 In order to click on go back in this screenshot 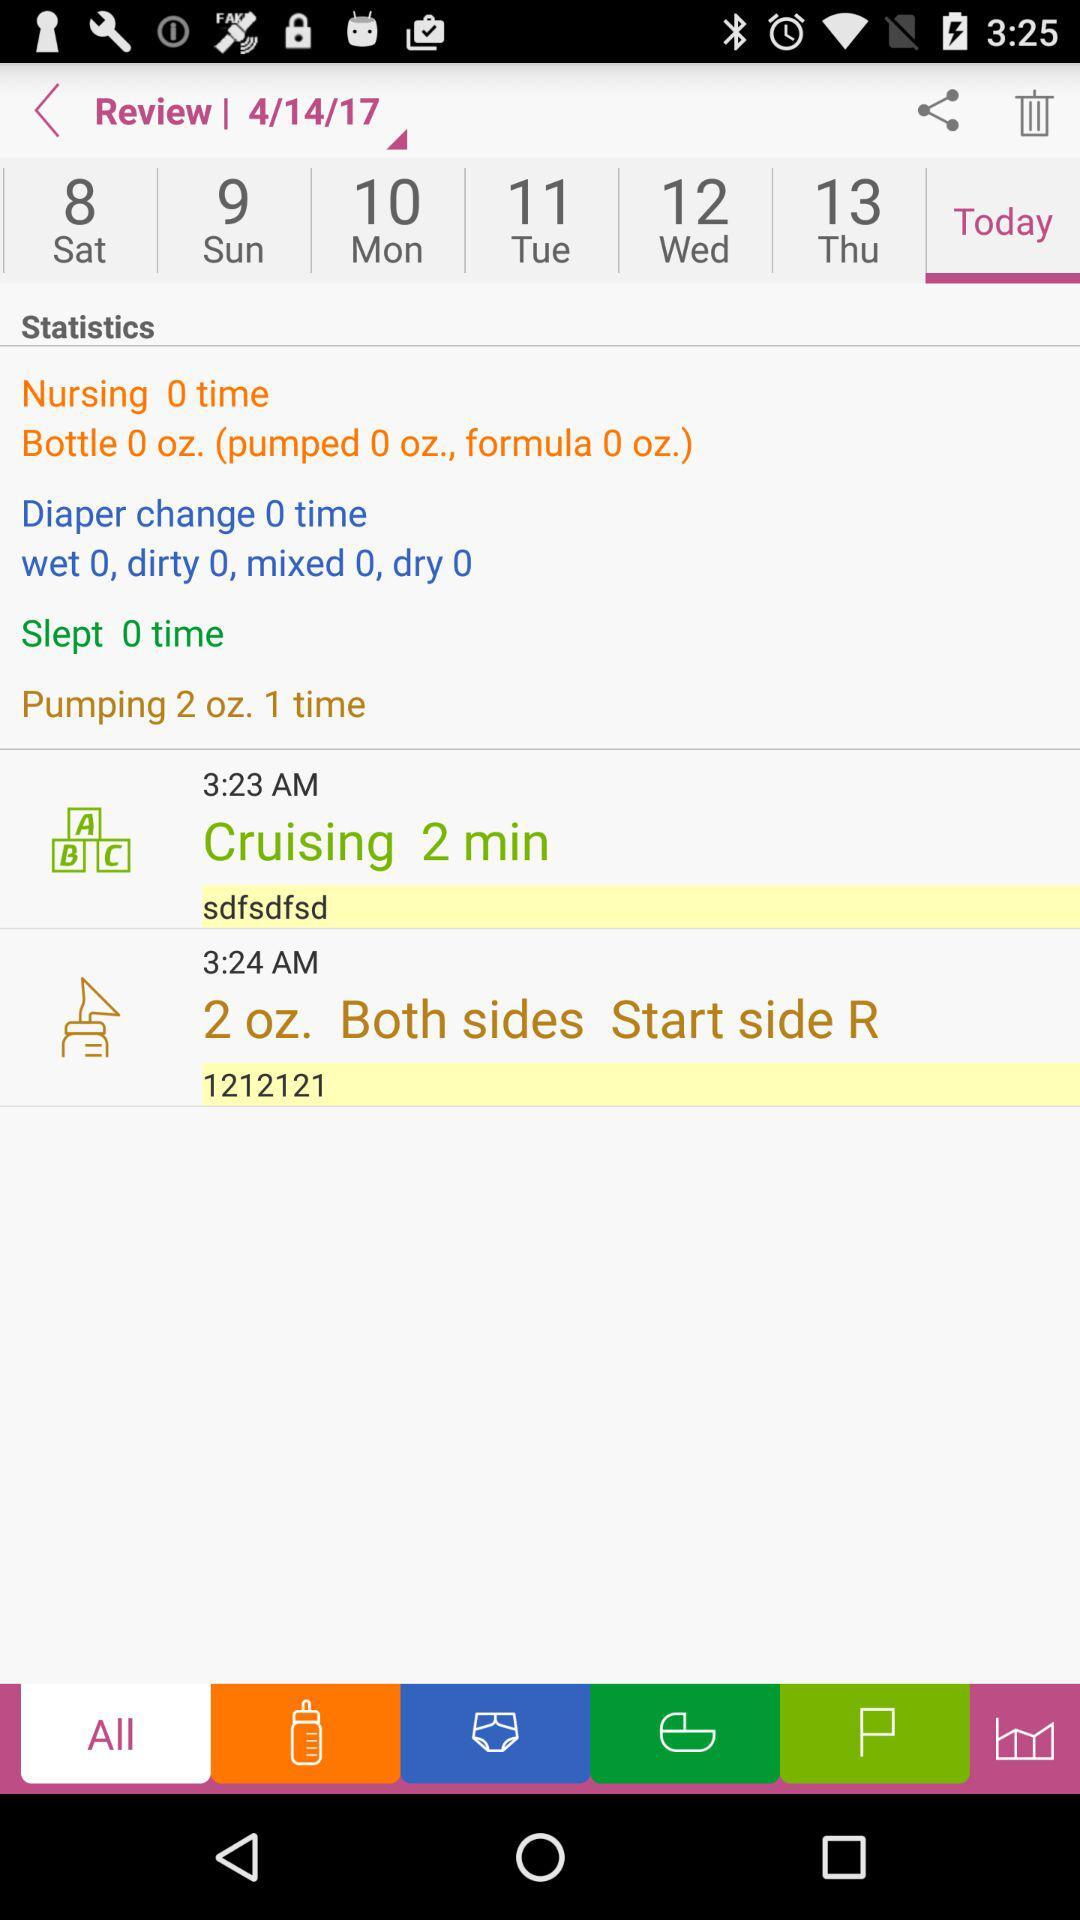, I will do `click(46, 109)`.